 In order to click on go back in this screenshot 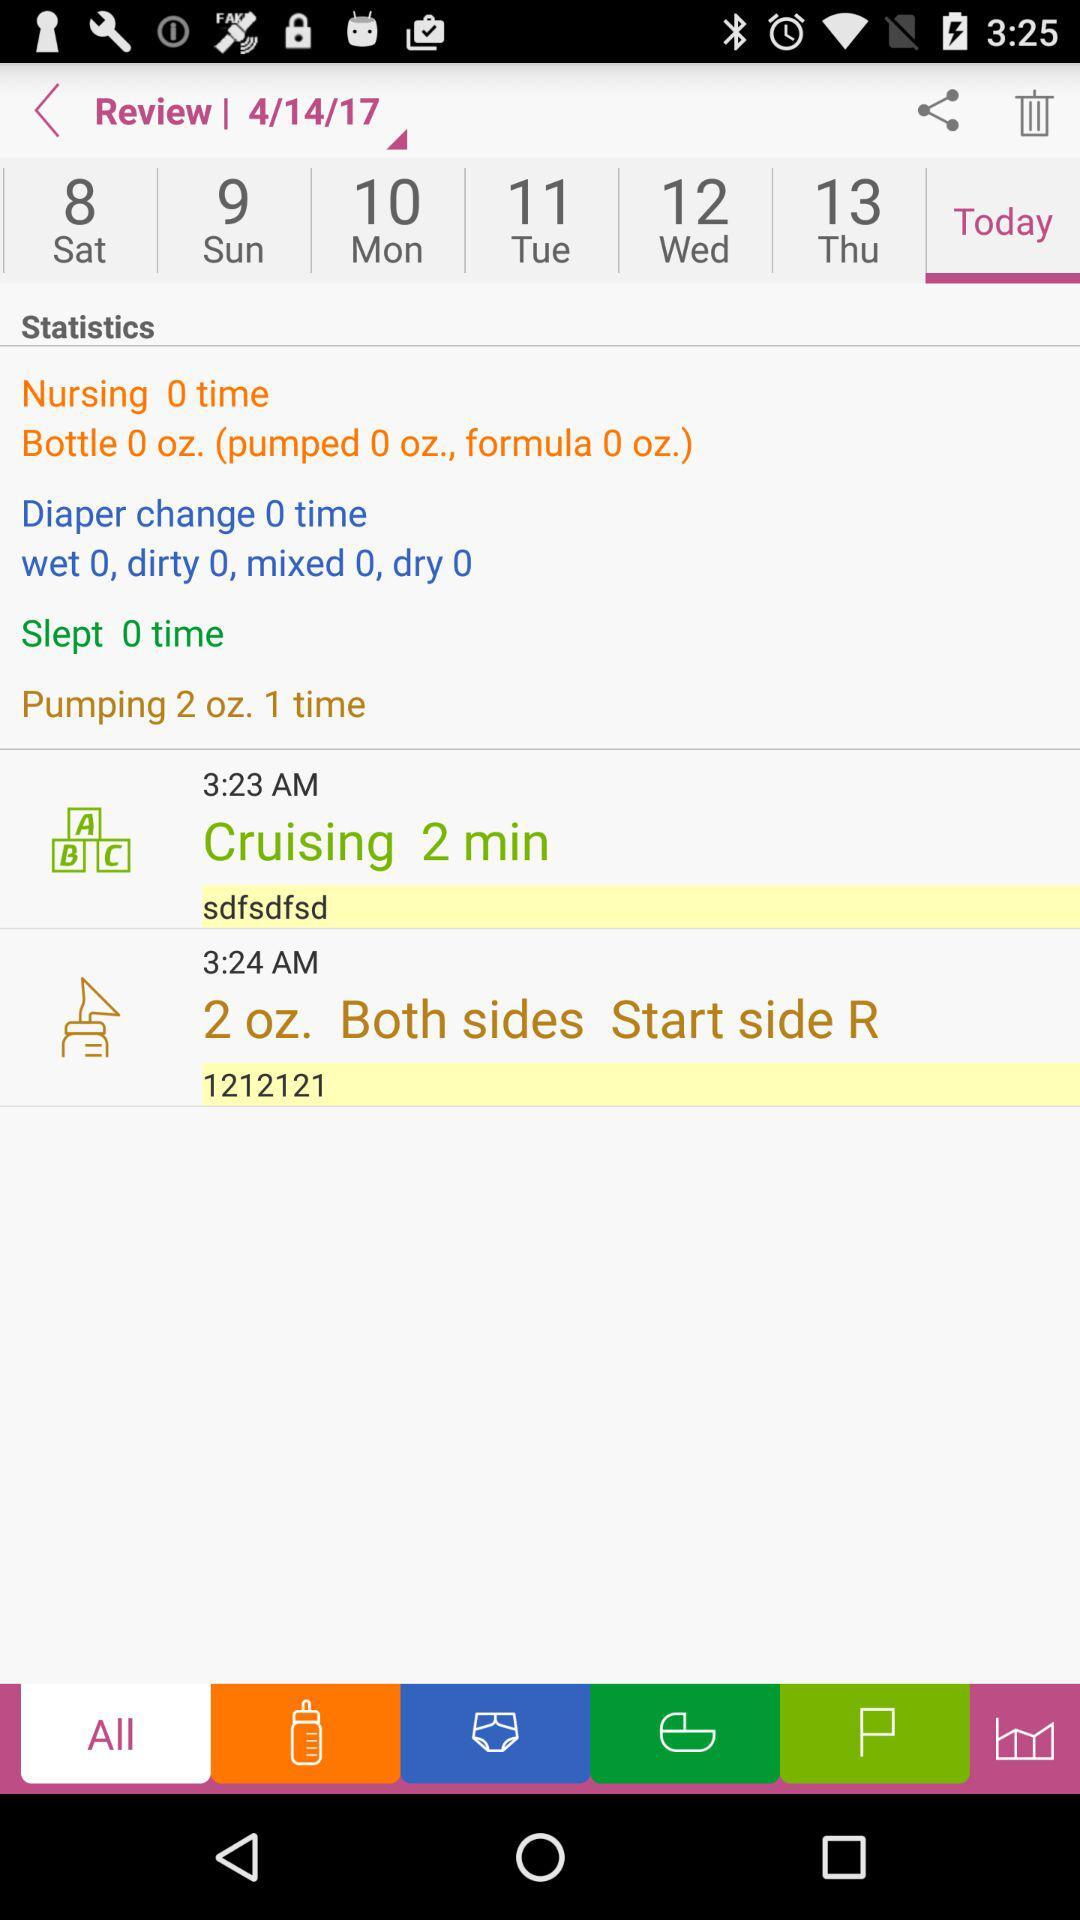, I will do `click(46, 109)`.